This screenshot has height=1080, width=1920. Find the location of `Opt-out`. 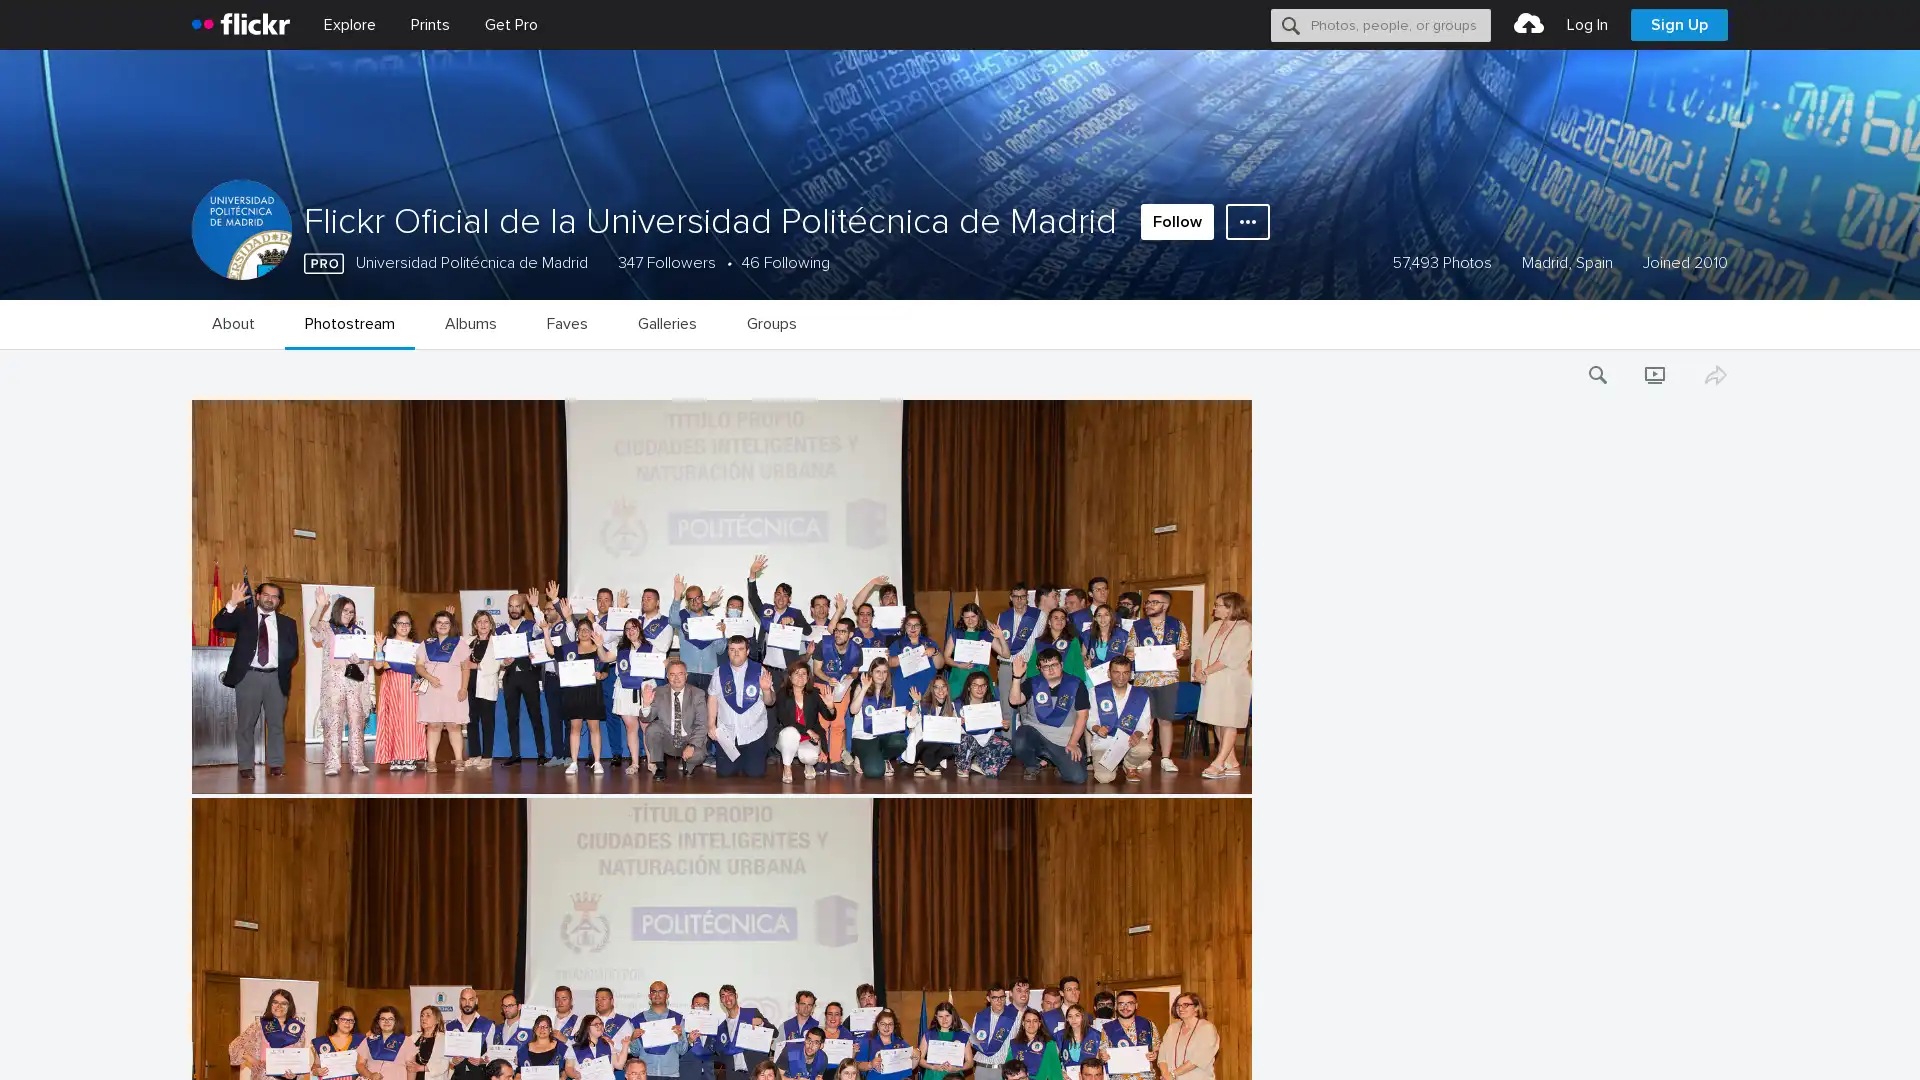

Opt-out is located at coordinates (1616, 1041).